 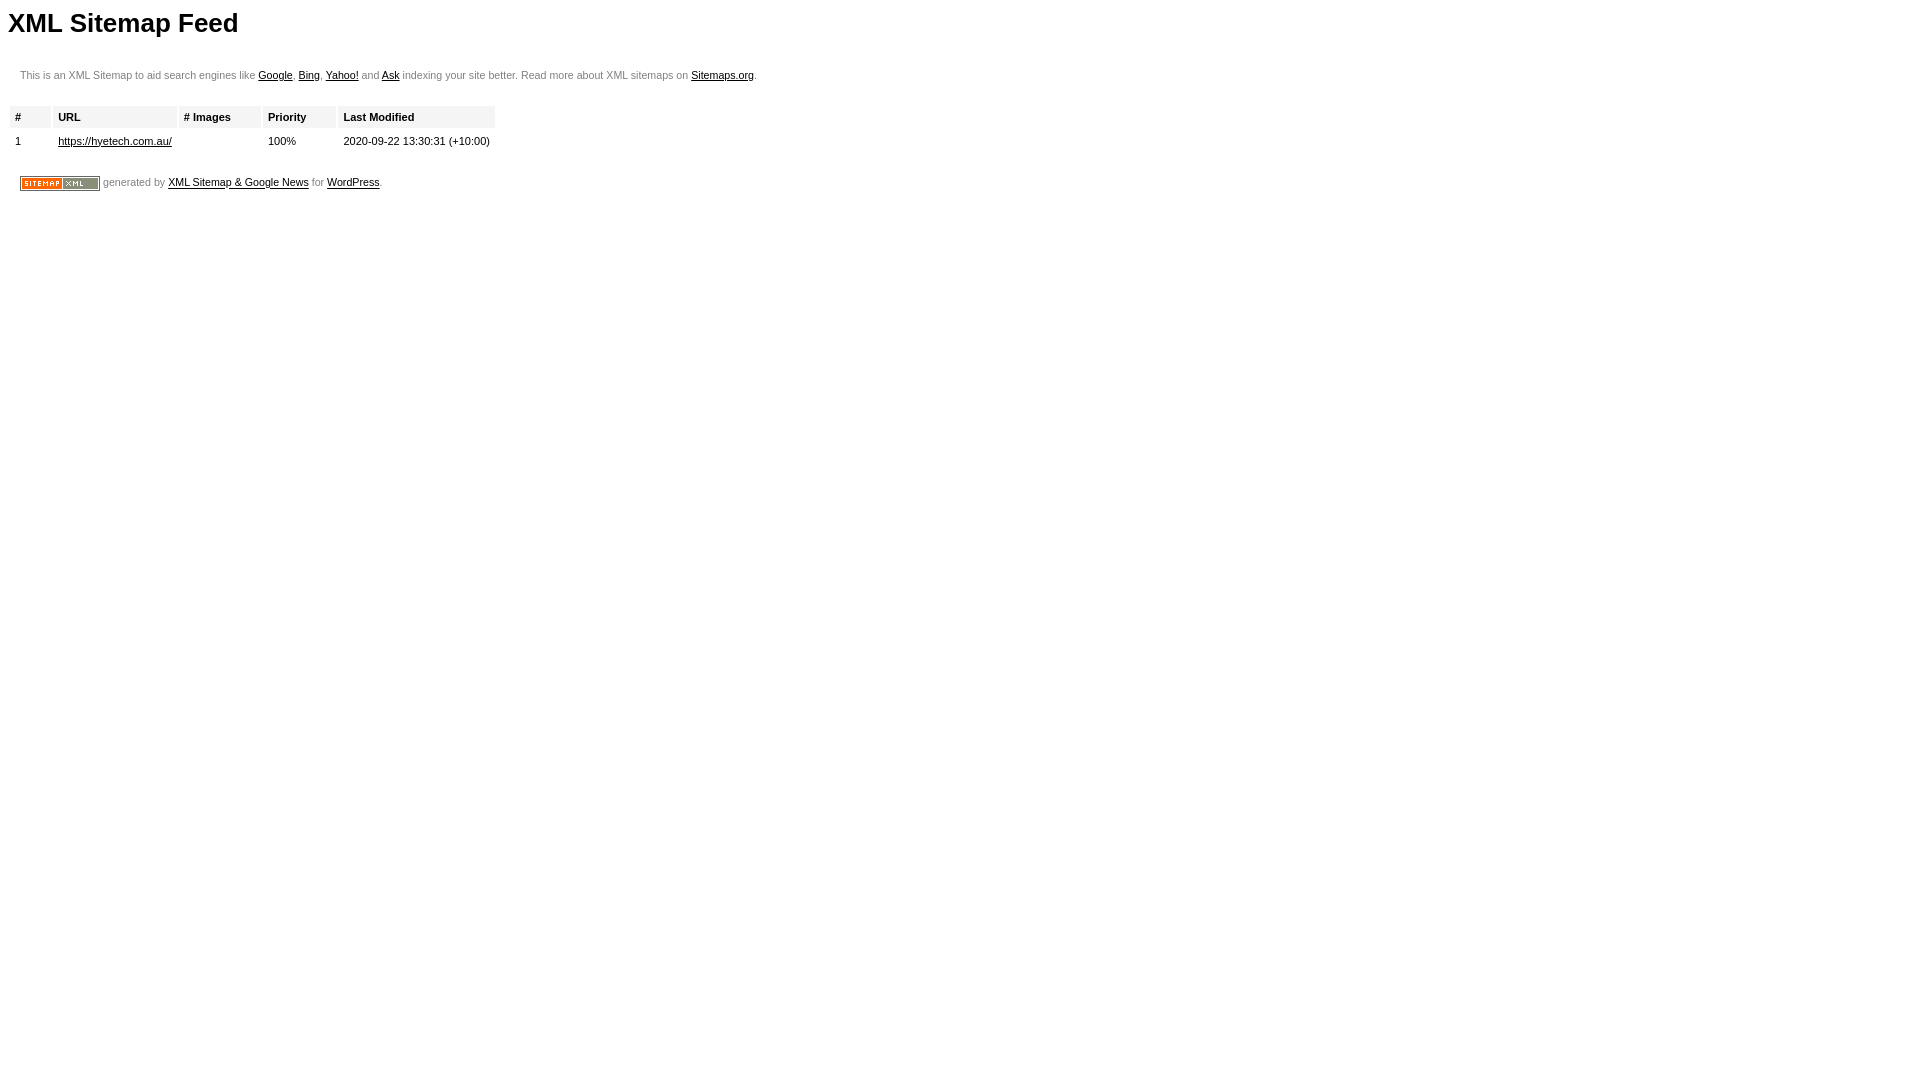 What do you see at coordinates (114, 140) in the screenshot?
I see `'https://hyetech.com.au/'` at bounding box center [114, 140].